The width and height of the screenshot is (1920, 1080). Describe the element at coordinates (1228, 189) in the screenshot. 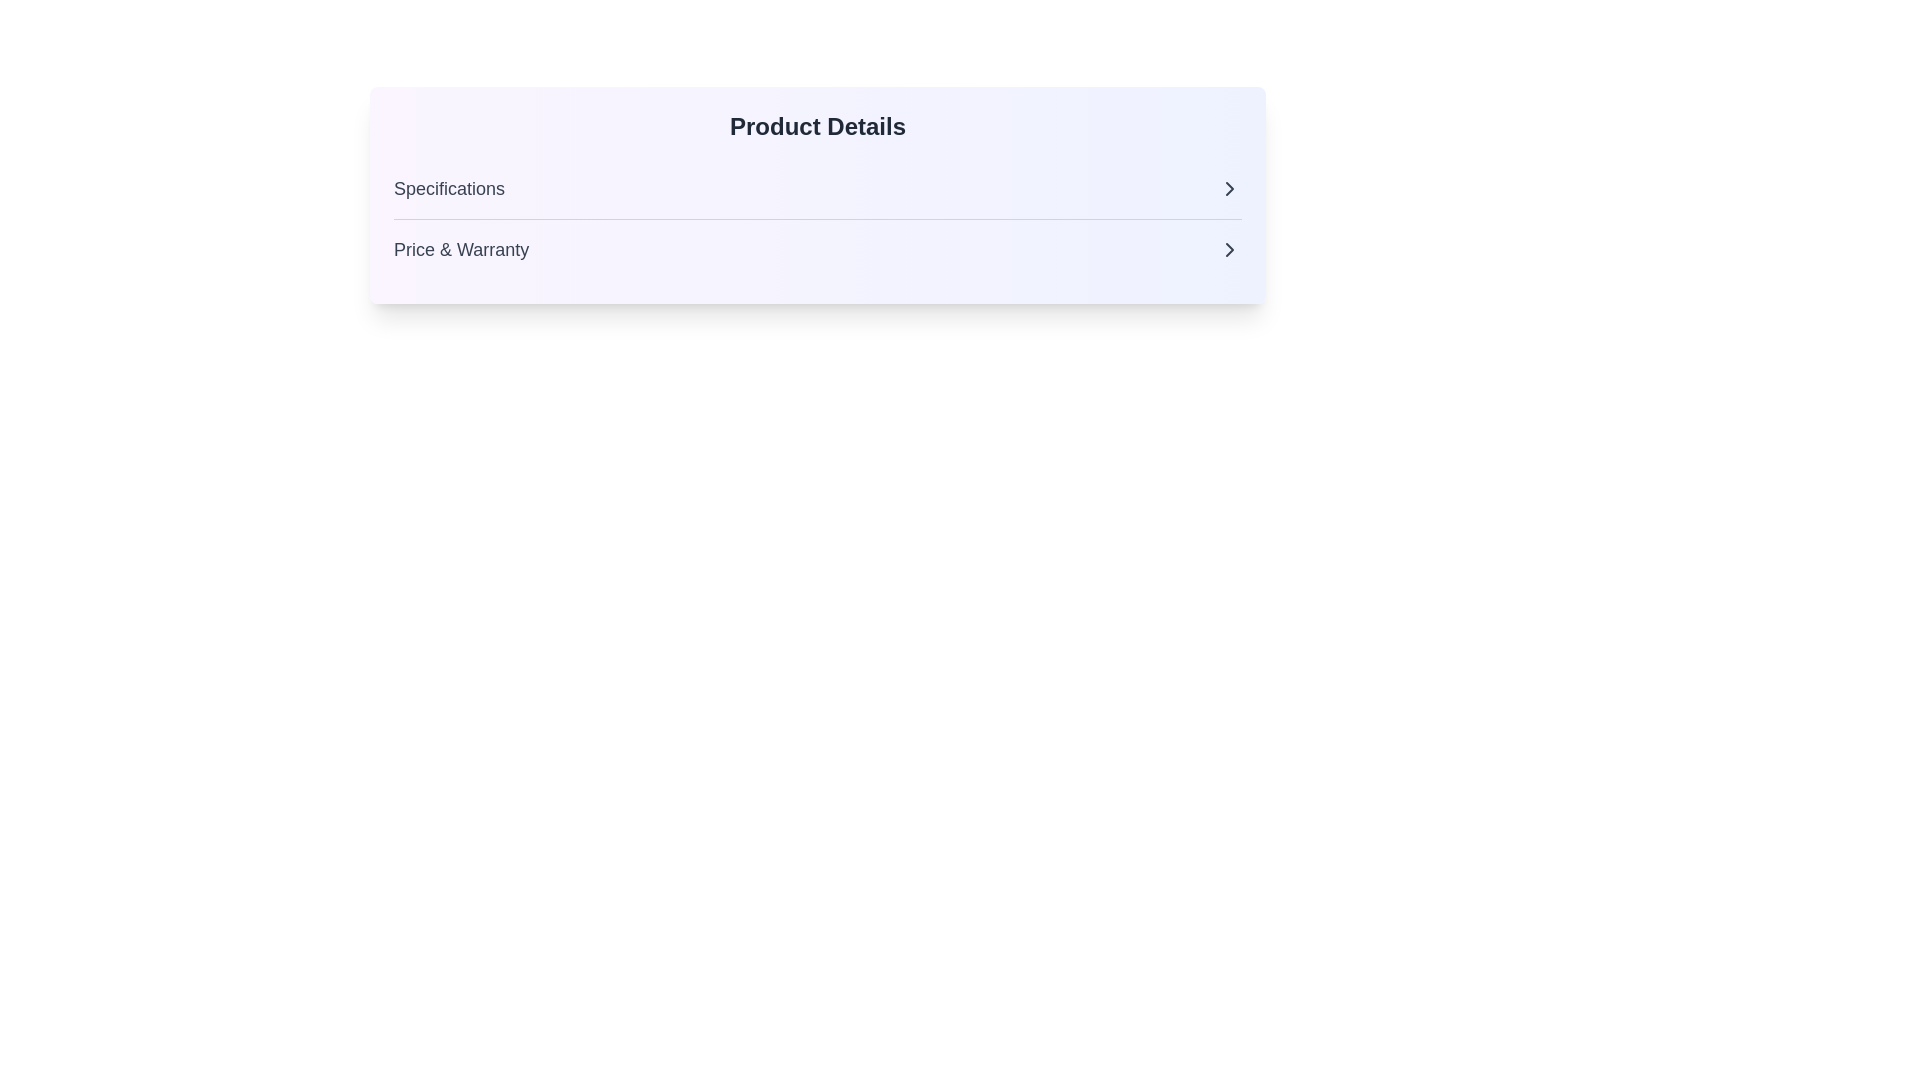

I see `the chevron icon located at the far right of the horizontal layout next to the 'Specifications' label` at that location.